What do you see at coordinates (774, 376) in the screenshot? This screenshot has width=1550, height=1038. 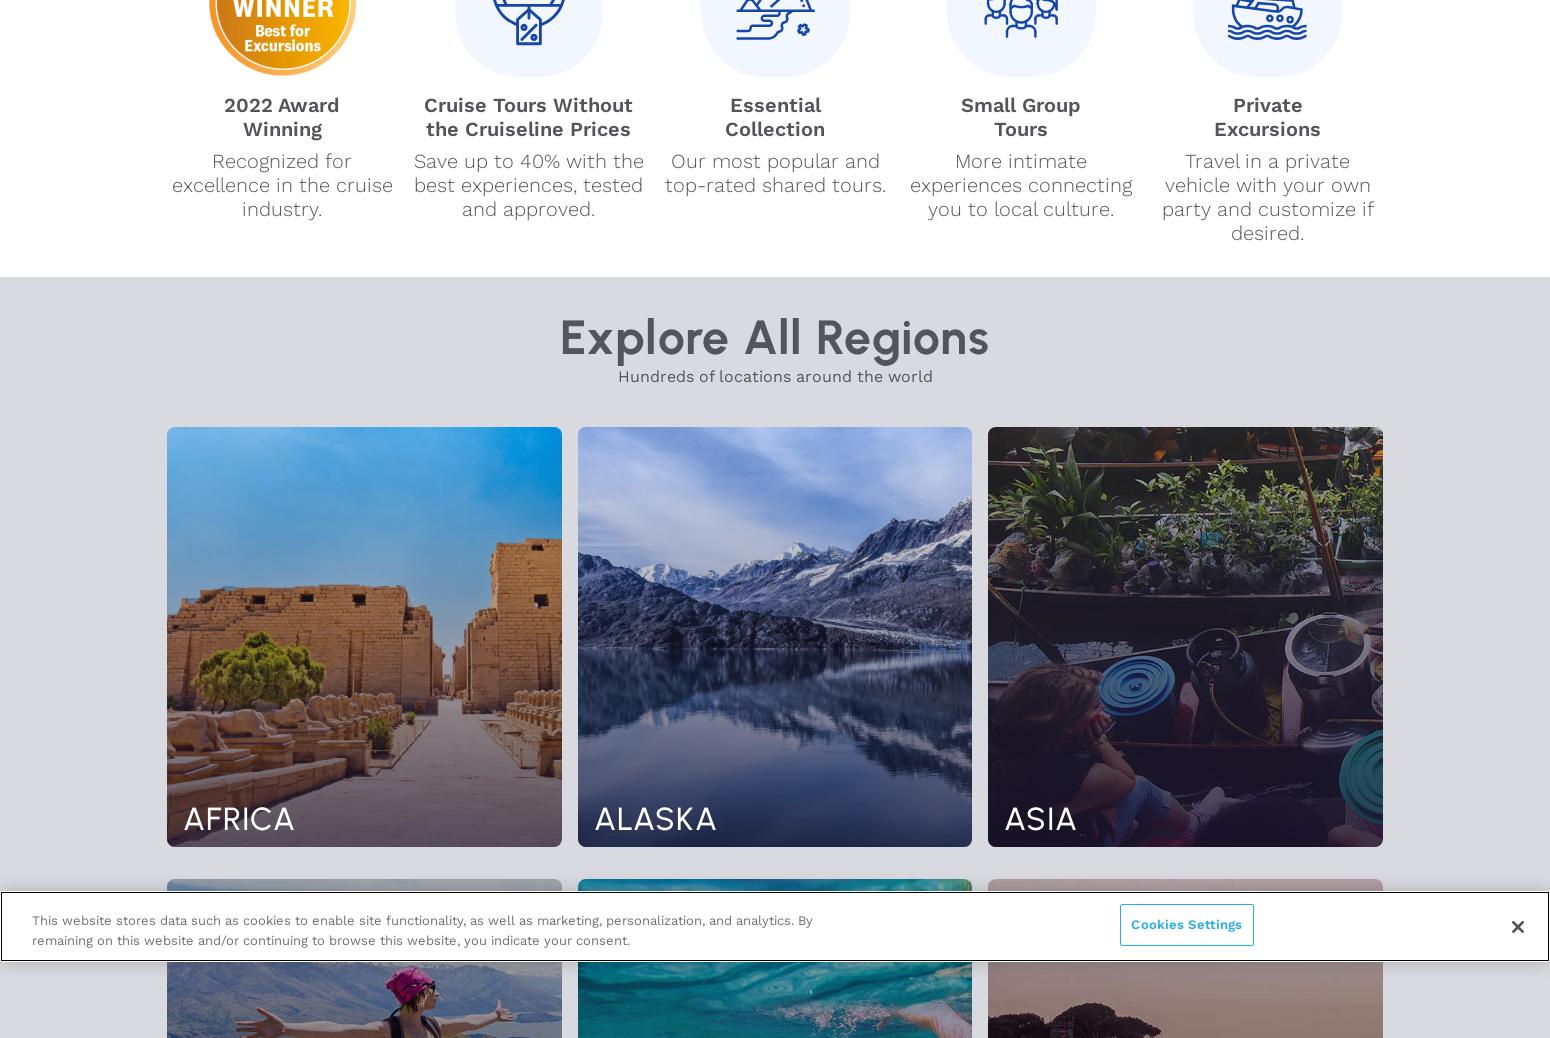 I see `'Hundreds of locations around the world'` at bounding box center [774, 376].